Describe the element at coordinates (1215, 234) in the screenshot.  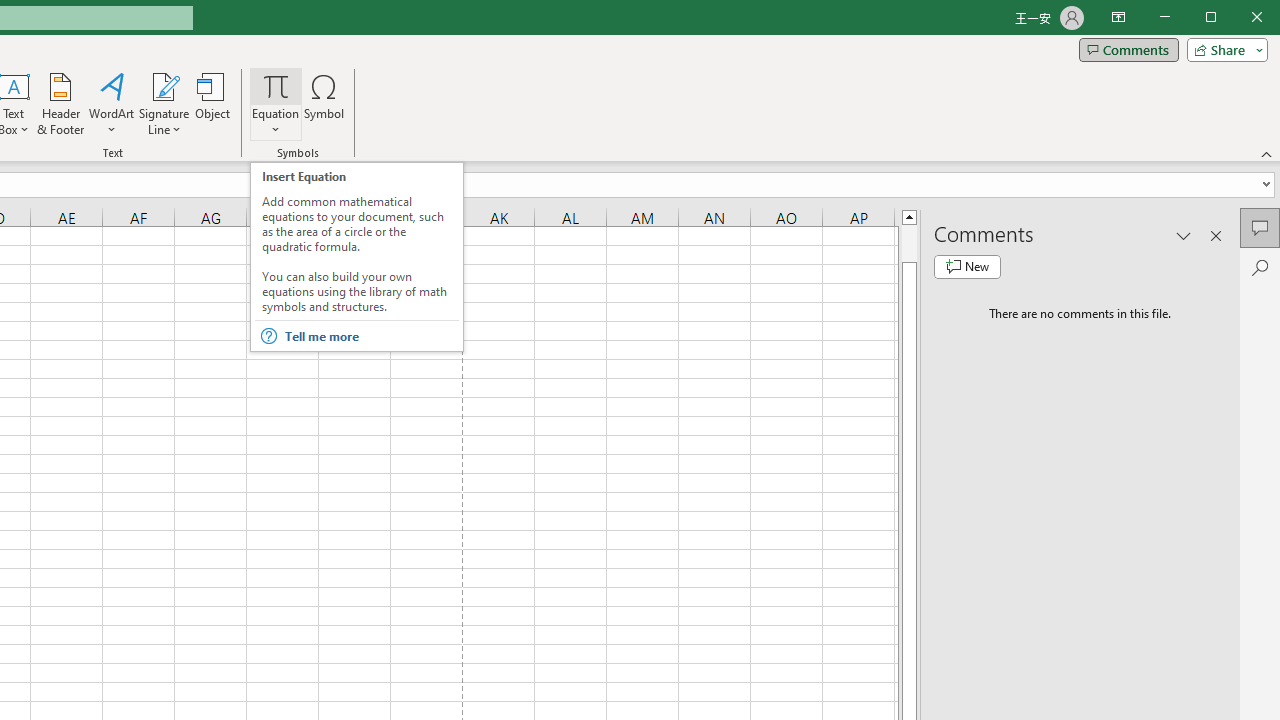
I see `'Close pane'` at that location.